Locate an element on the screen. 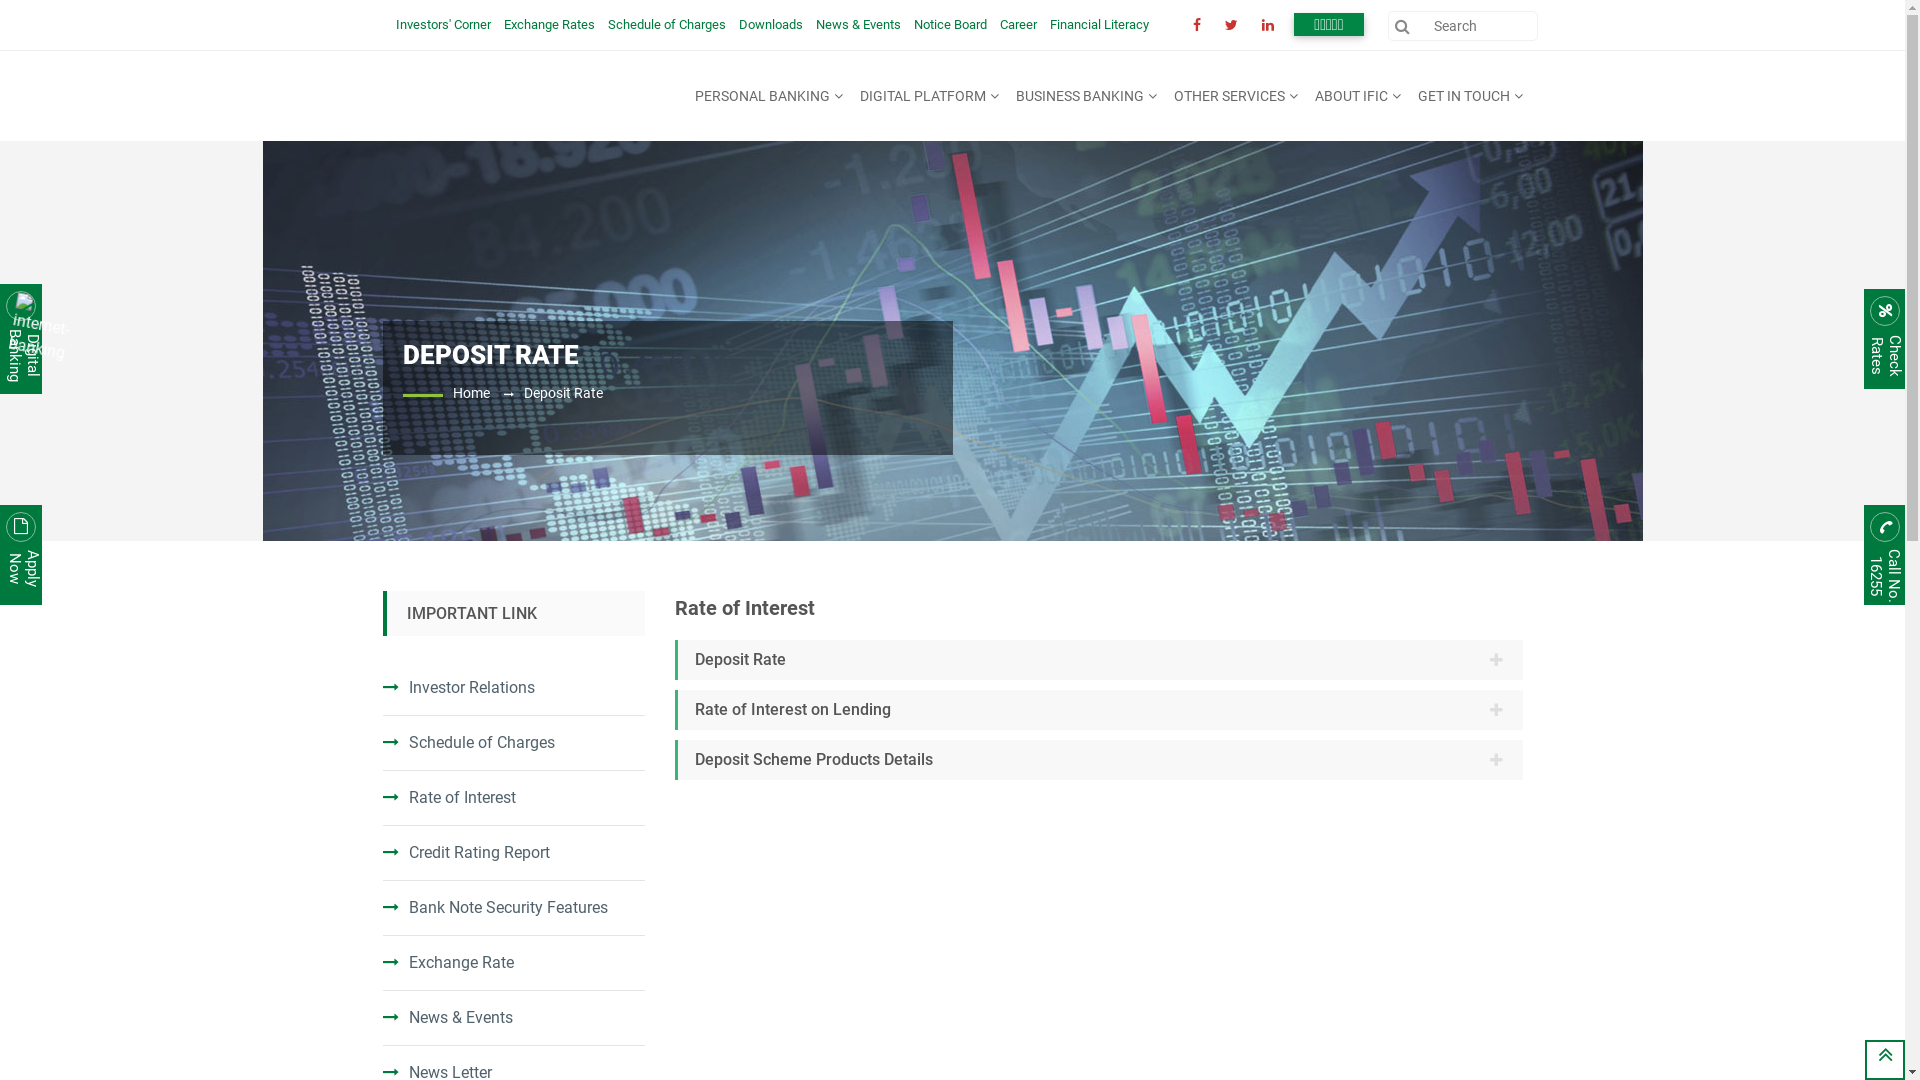 The image size is (1920, 1080). 'Bank Note Security Features' is located at coordinates (494, 907).